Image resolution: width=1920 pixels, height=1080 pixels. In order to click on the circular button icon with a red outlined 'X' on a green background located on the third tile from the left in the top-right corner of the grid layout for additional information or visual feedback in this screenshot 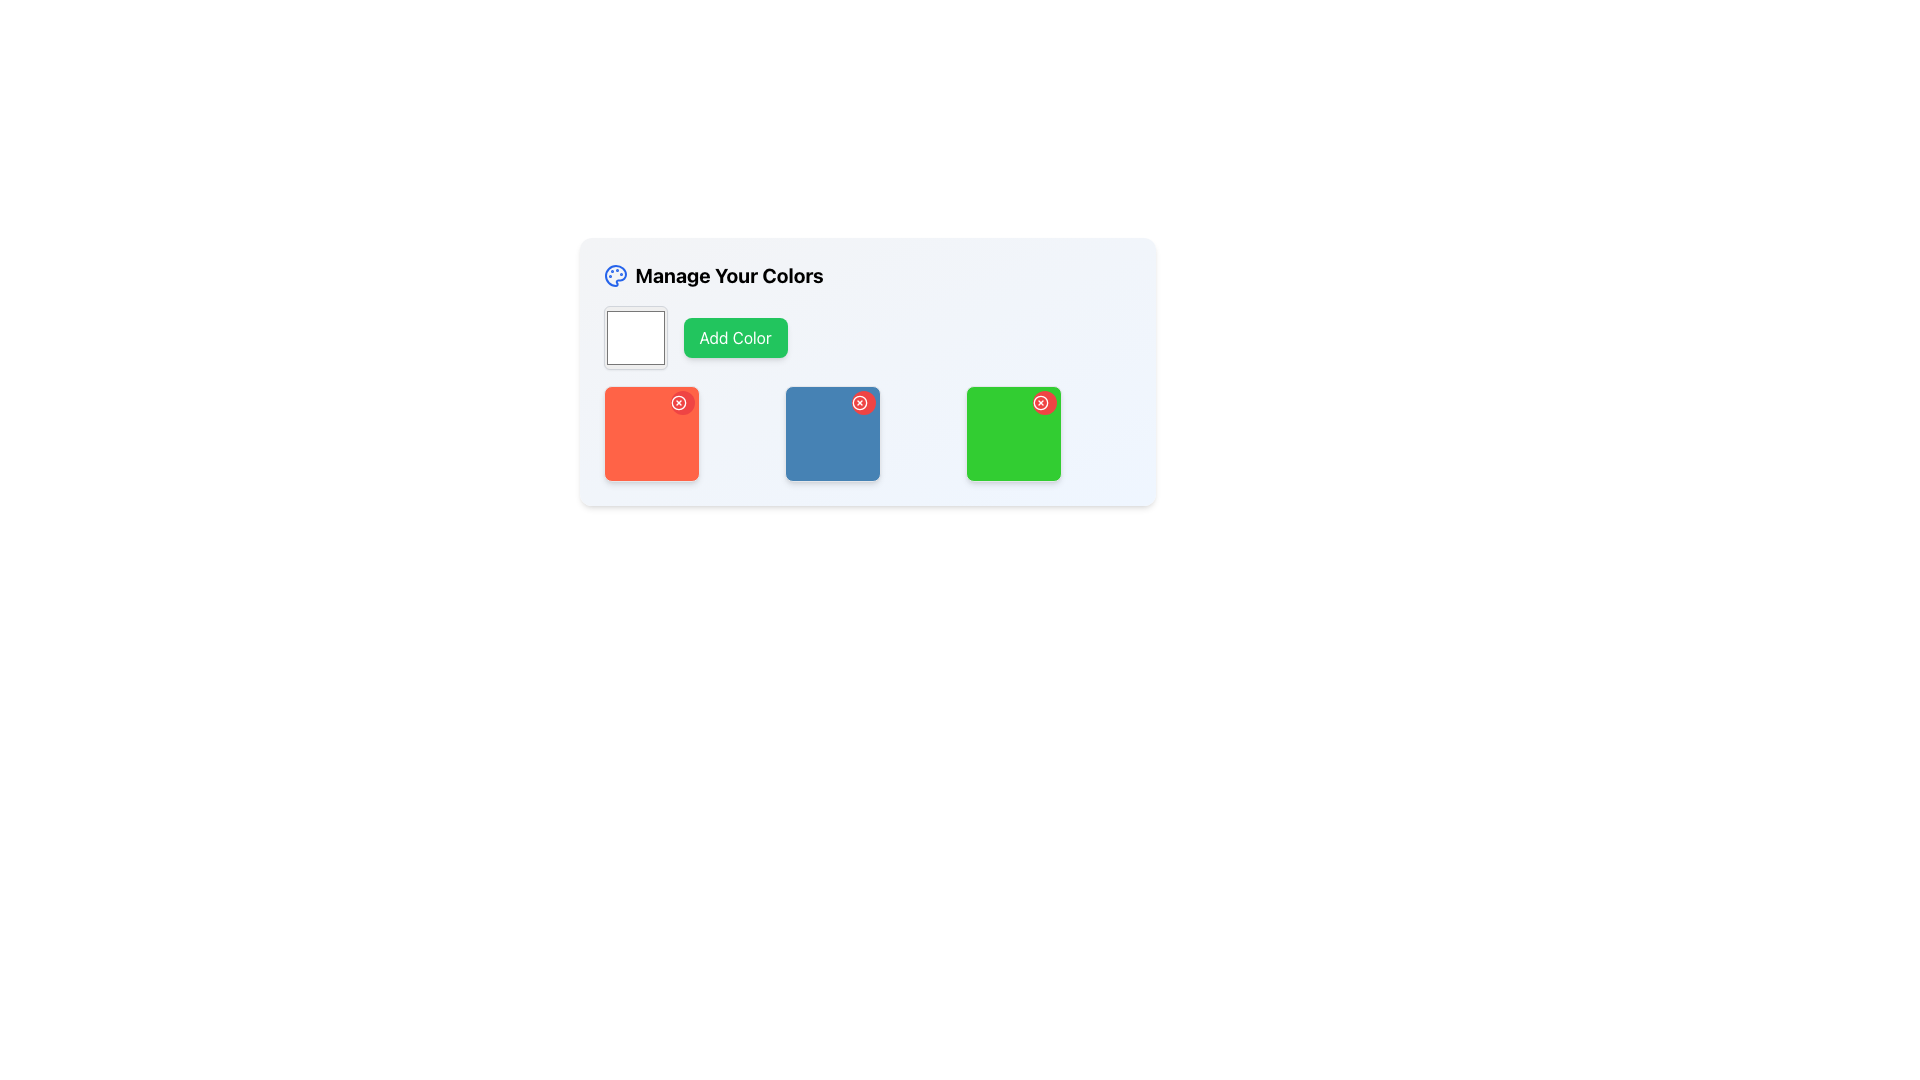, I will do `click(1040, 402)`.